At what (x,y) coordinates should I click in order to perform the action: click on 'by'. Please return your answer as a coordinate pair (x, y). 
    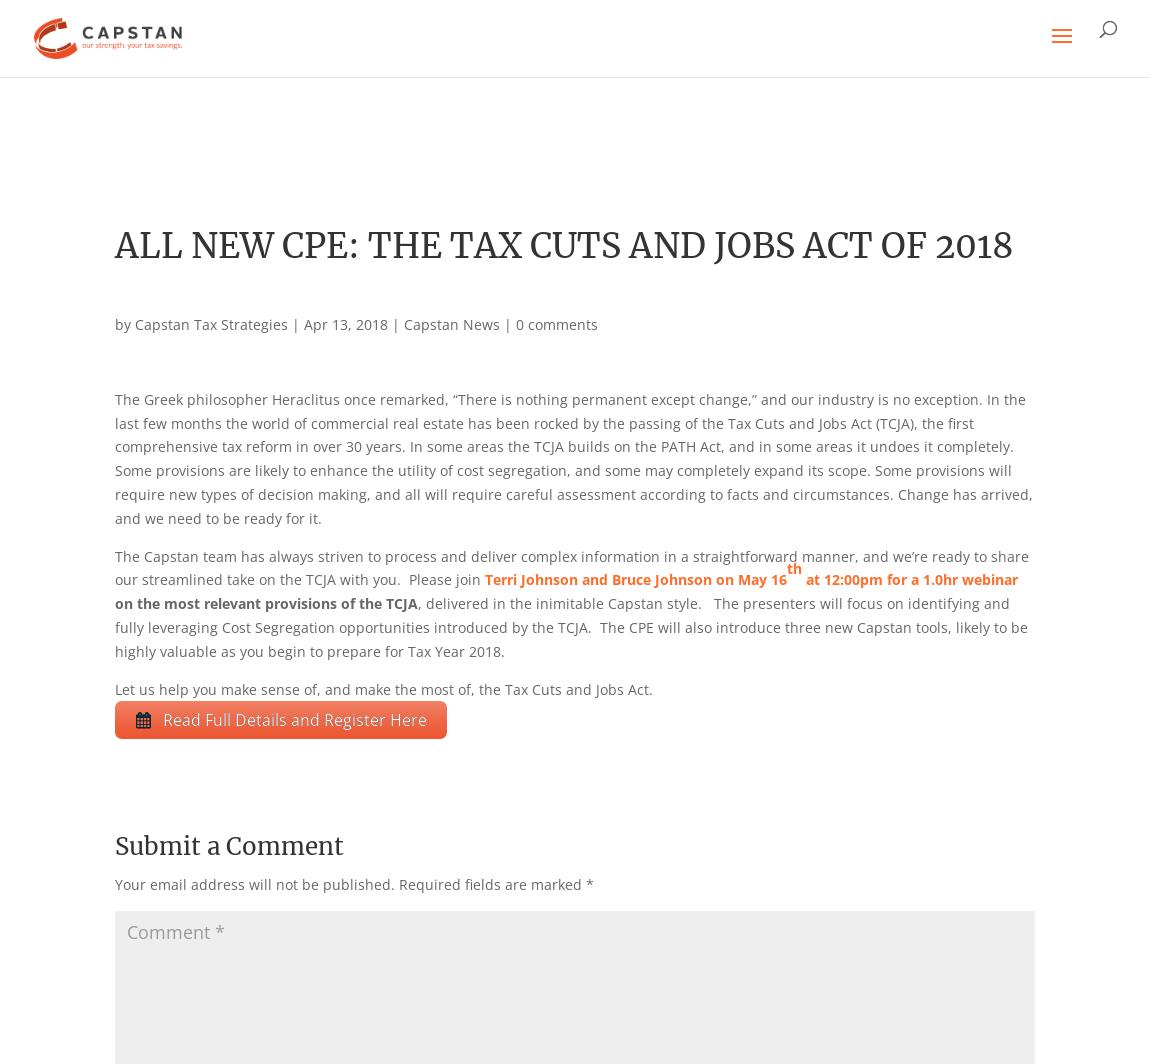
    Looking at the image, I should click on (124, 324).